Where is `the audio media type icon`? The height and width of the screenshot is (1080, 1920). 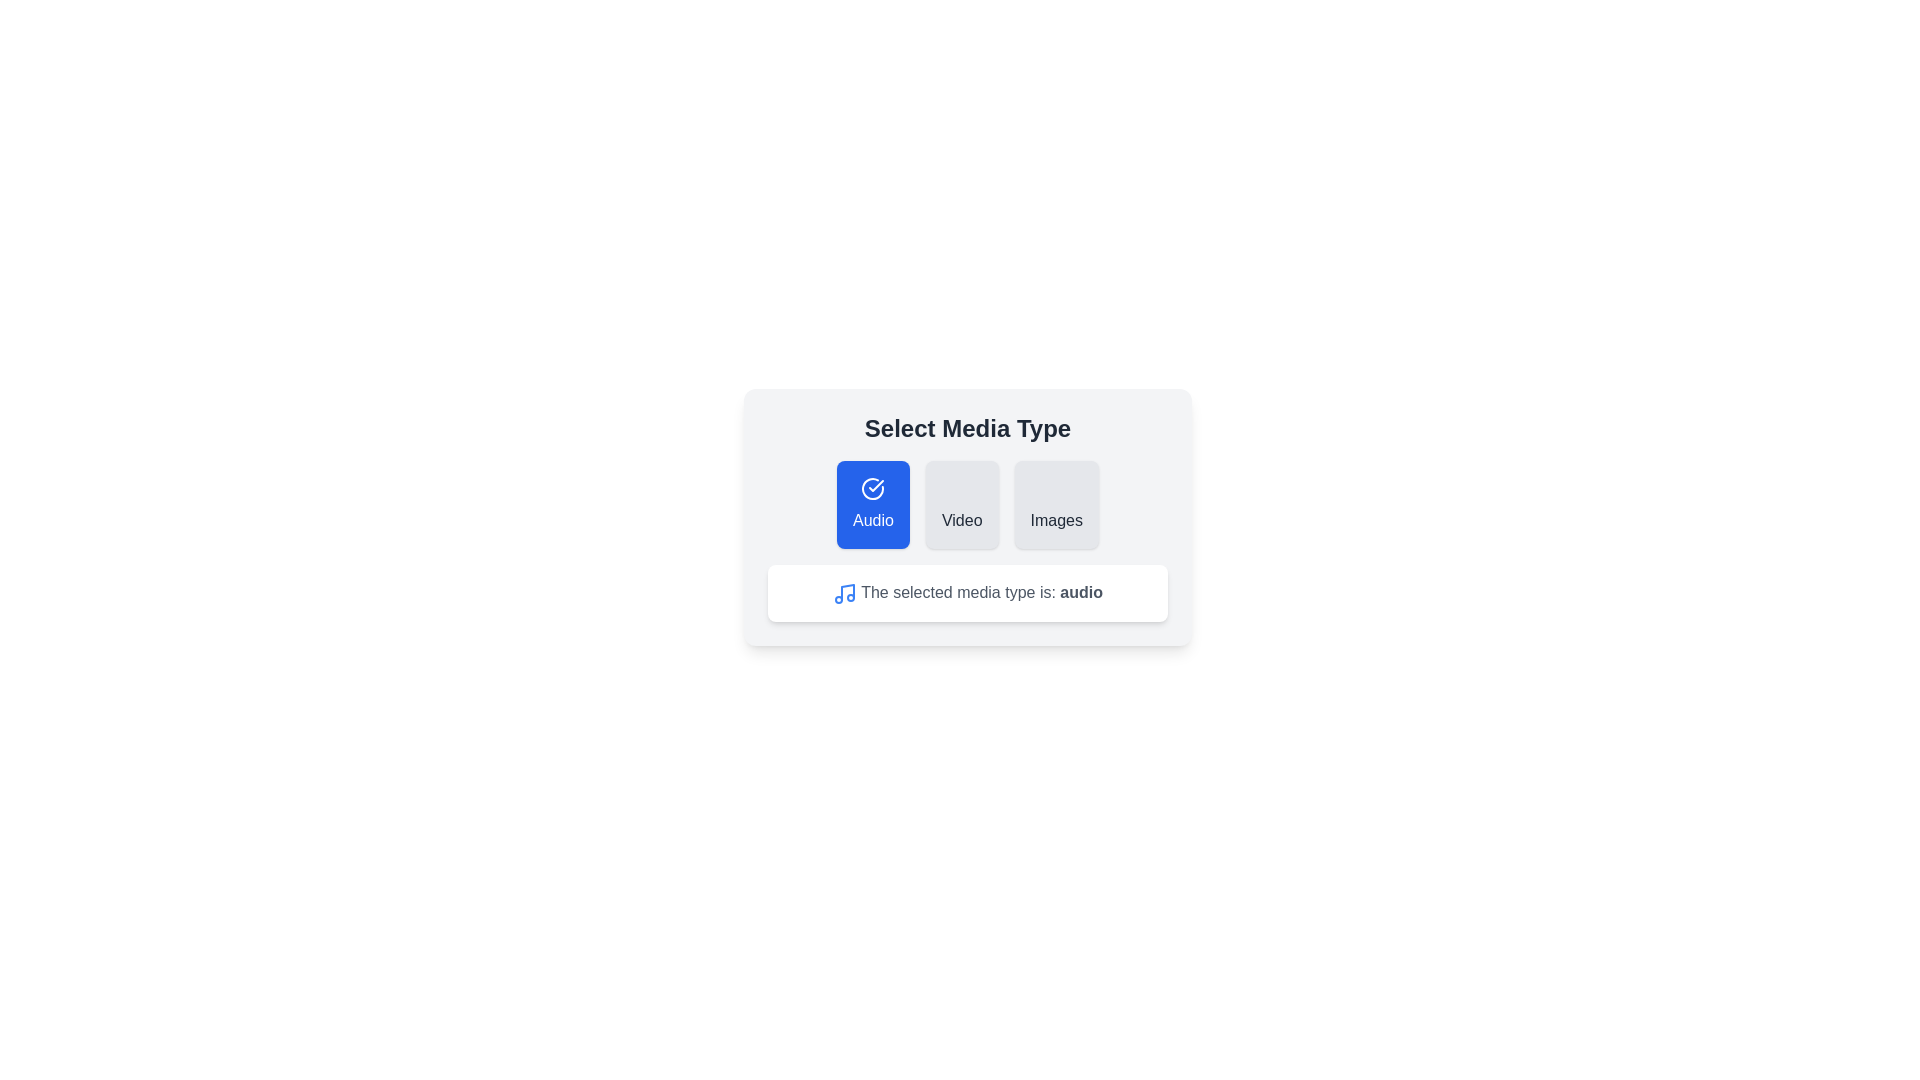 the audio media type icon is located at coordinates (844, 592).